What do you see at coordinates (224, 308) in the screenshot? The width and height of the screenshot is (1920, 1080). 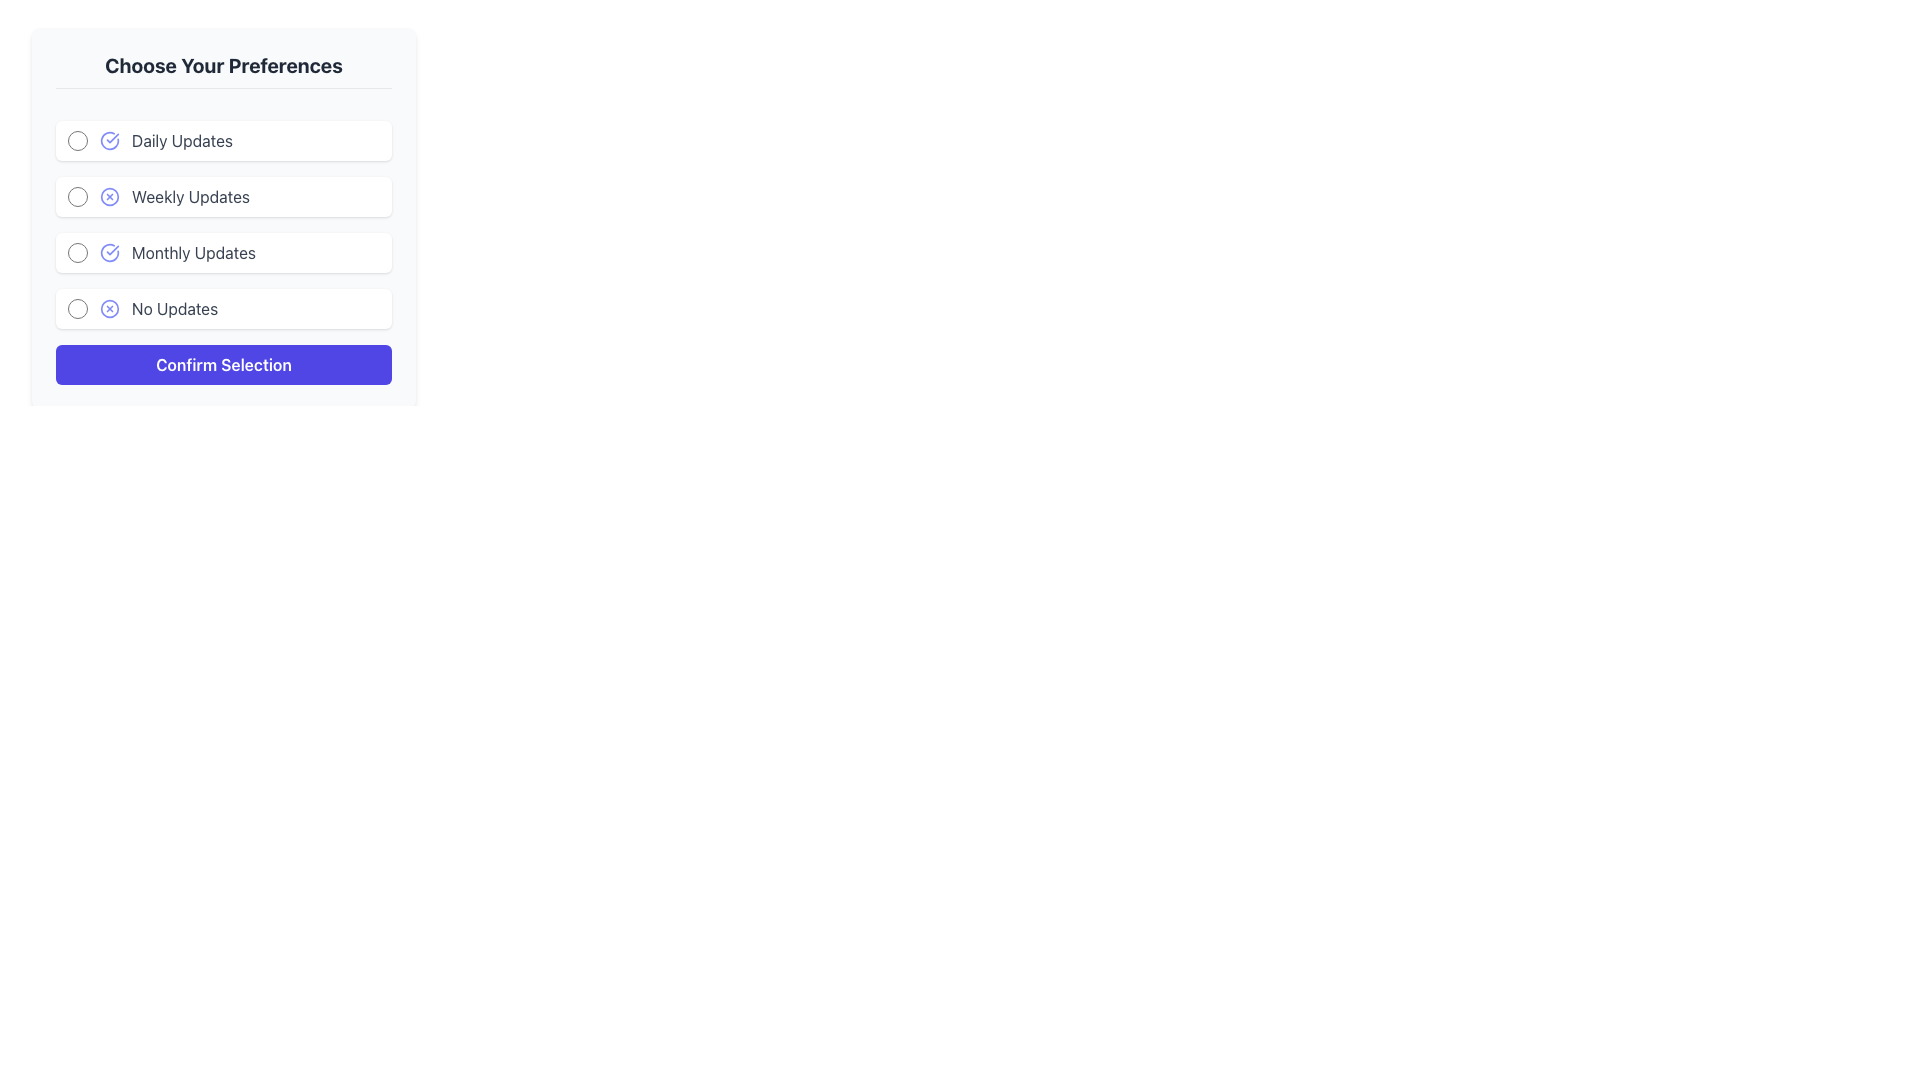 I see `the 'No Updates' radio button option in the 'Choose Your Preferences' list` at bounding box center [224, 308].